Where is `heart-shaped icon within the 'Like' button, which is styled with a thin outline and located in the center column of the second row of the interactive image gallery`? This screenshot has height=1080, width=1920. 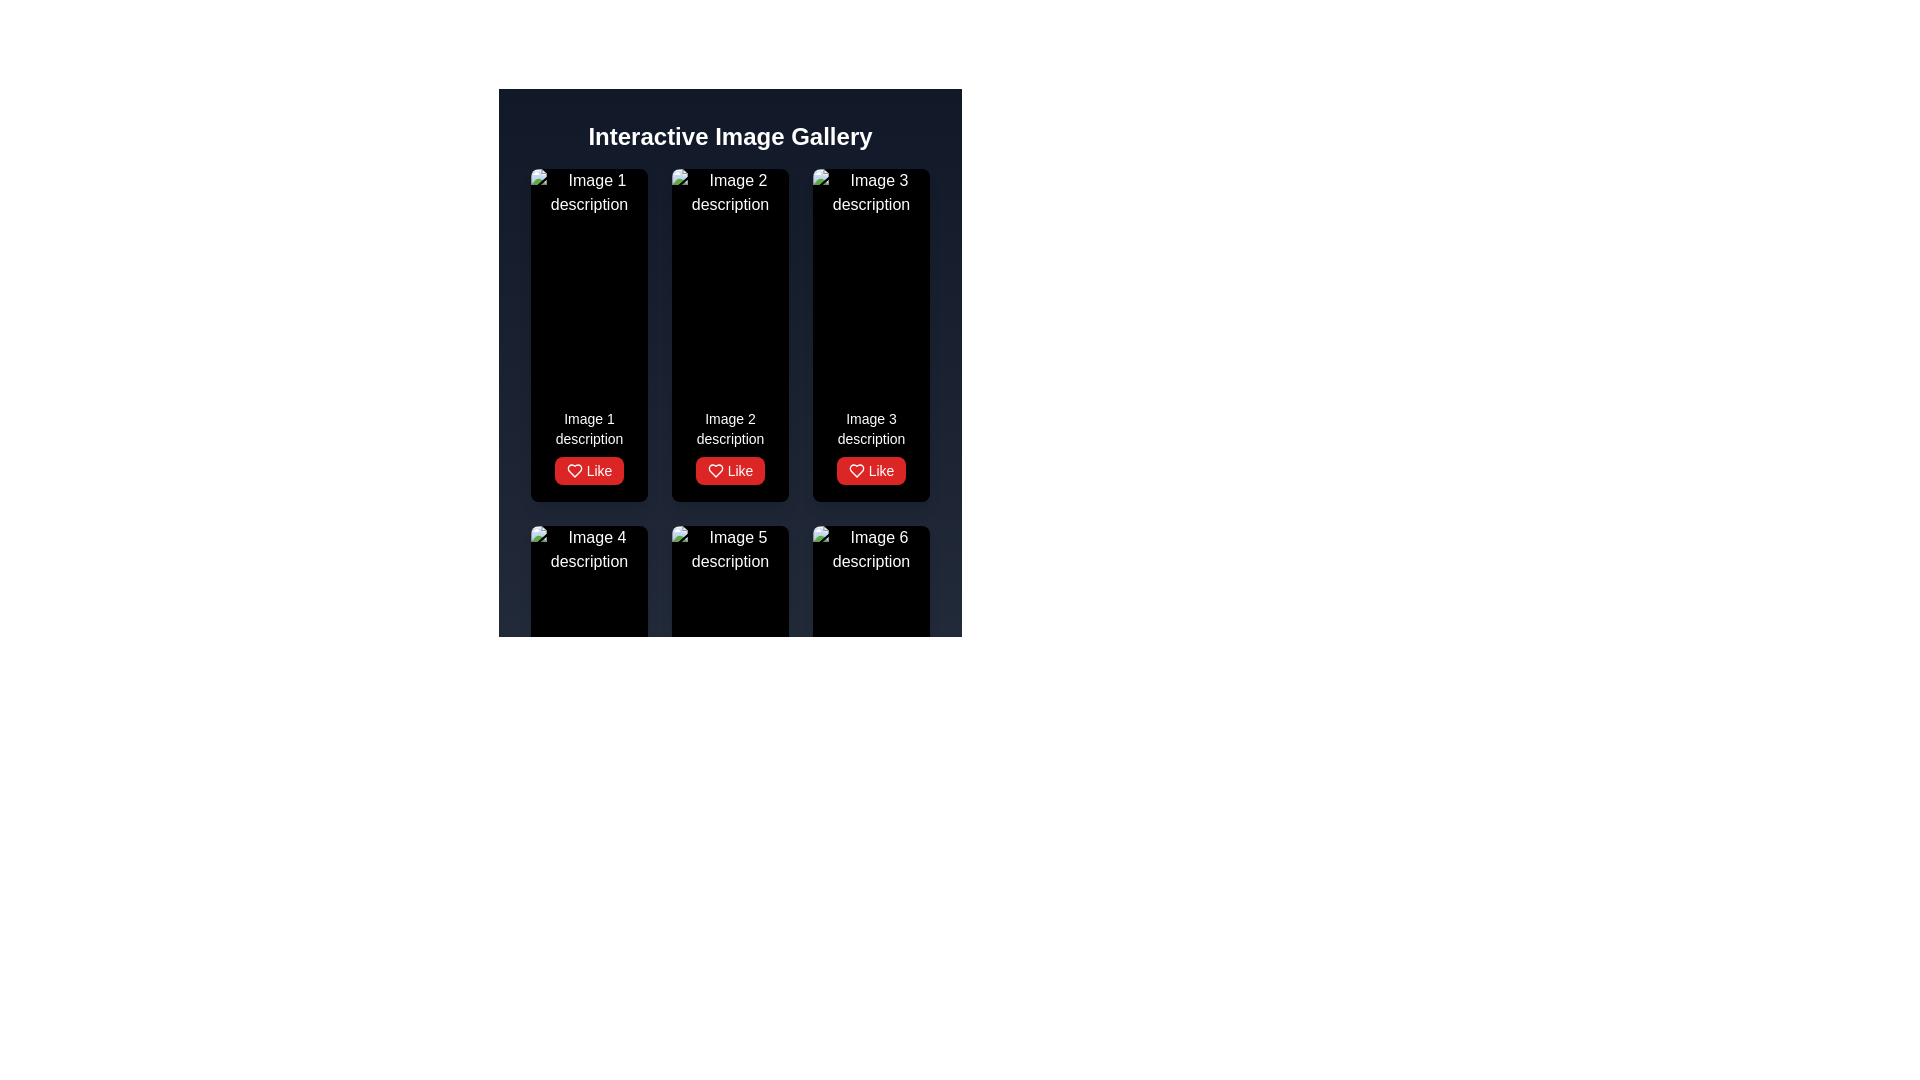 heart-shaped icon within the 'Like' button, which is styled with a thin outline and located in the center column of the second row of the interactive image gallery is located at coordinates (573, 828).